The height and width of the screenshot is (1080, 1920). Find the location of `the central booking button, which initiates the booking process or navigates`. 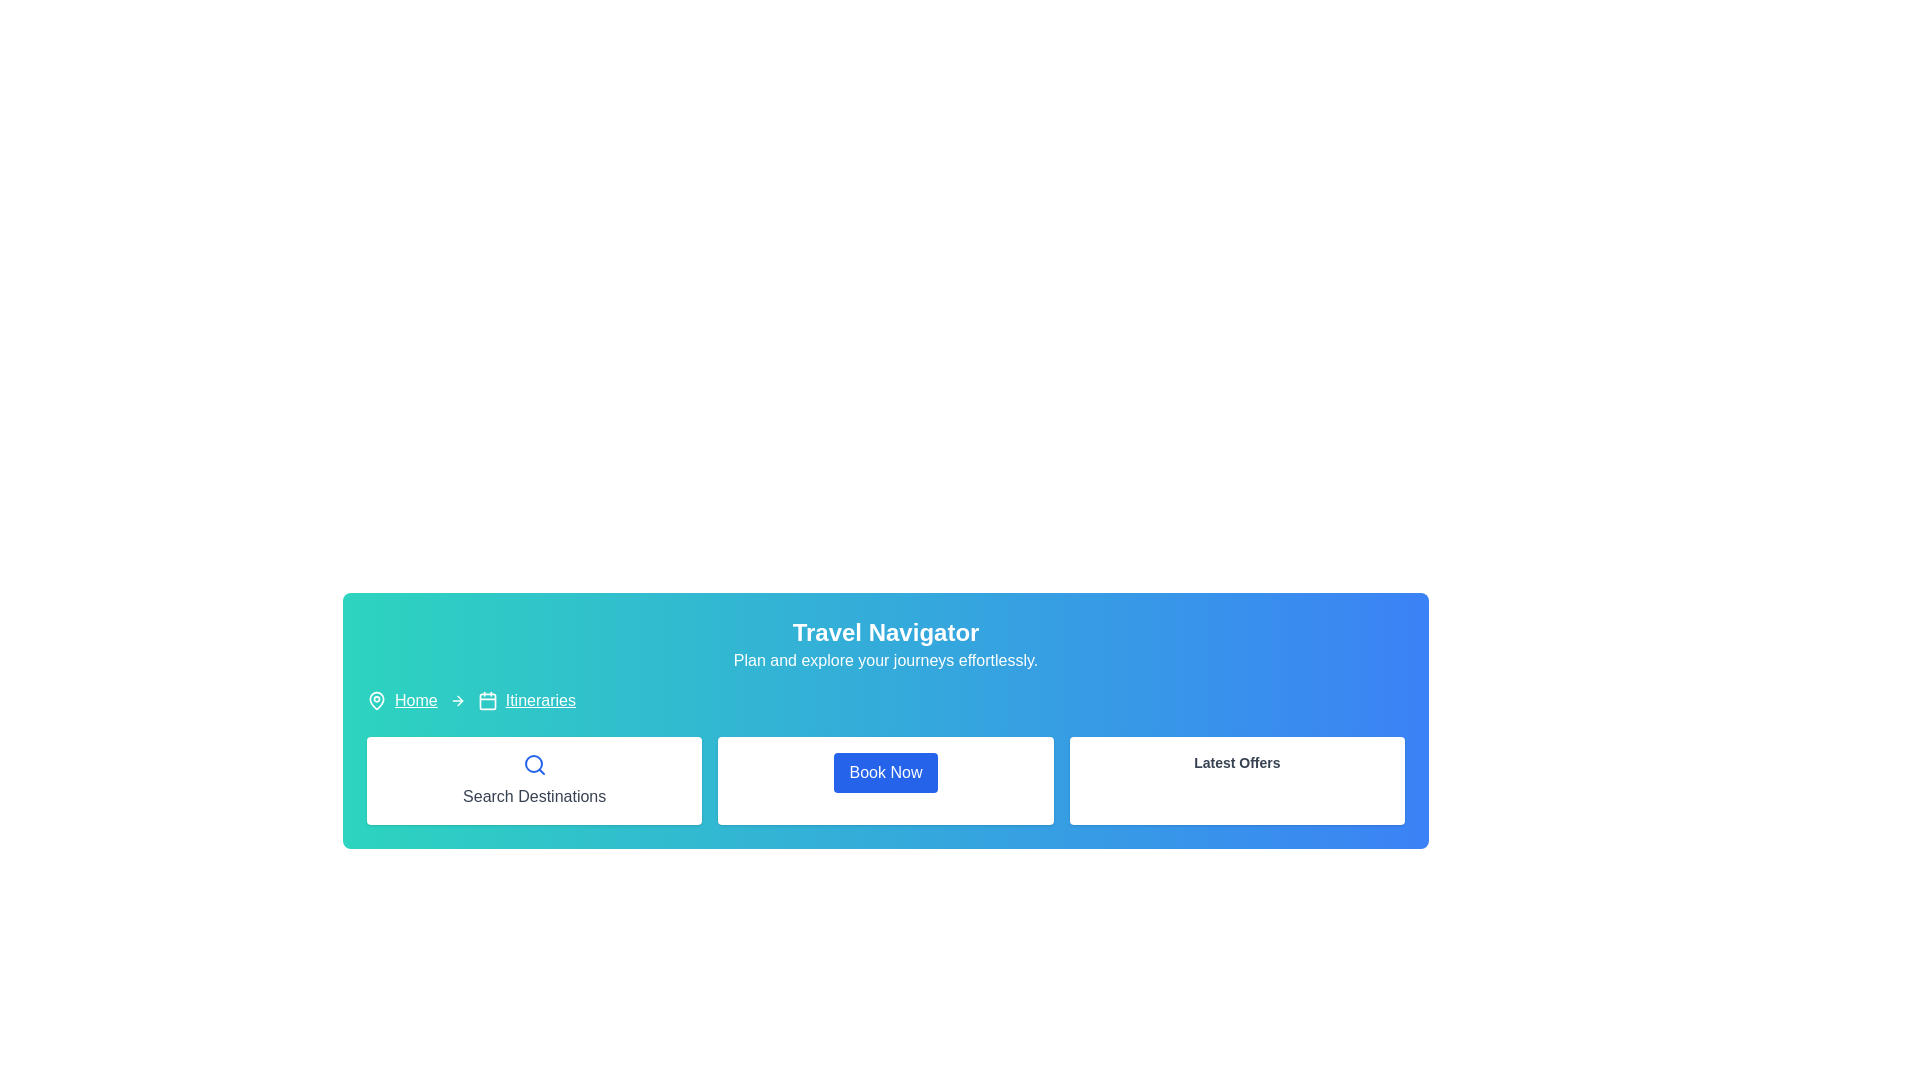

the central booking button, which initiates the booking process or navigates is located at coordinates (885, 779).